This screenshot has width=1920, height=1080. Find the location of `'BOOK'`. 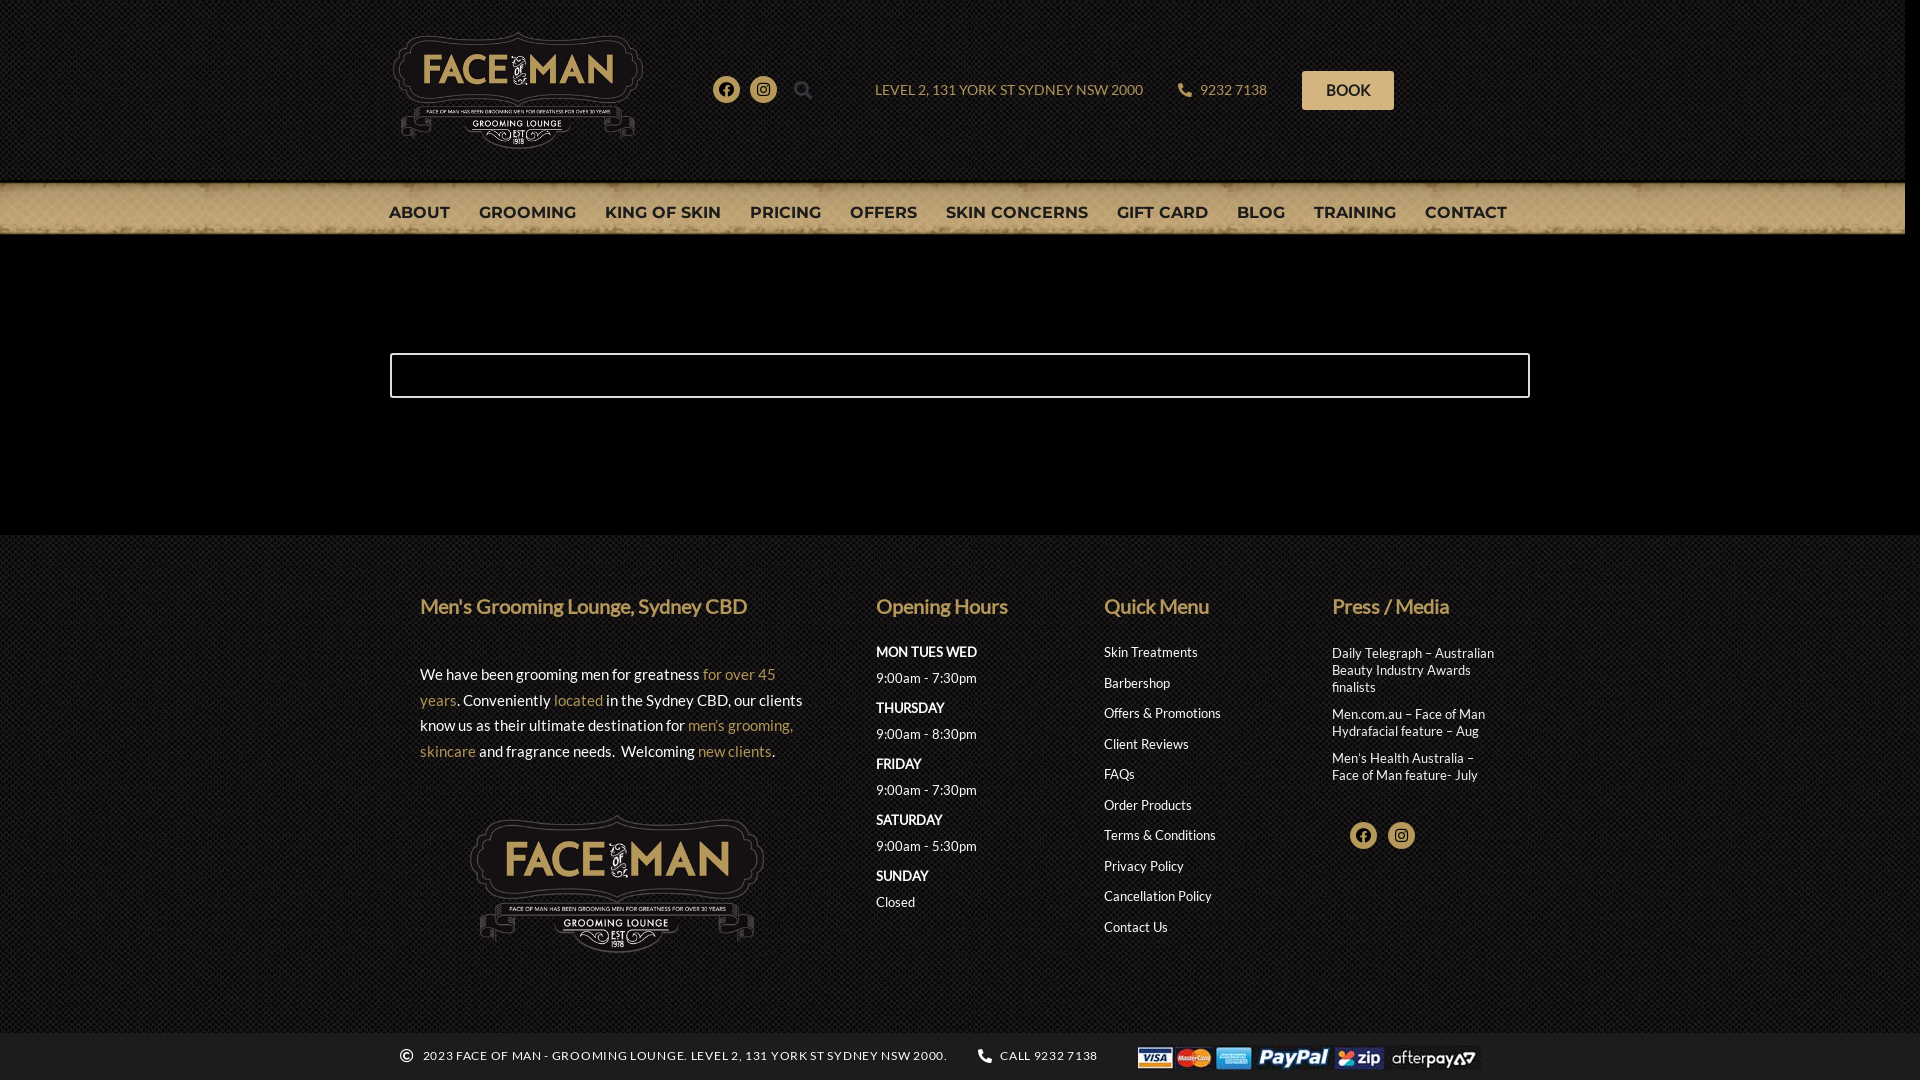

'BOOK' is located at coordinates (1348, 88).